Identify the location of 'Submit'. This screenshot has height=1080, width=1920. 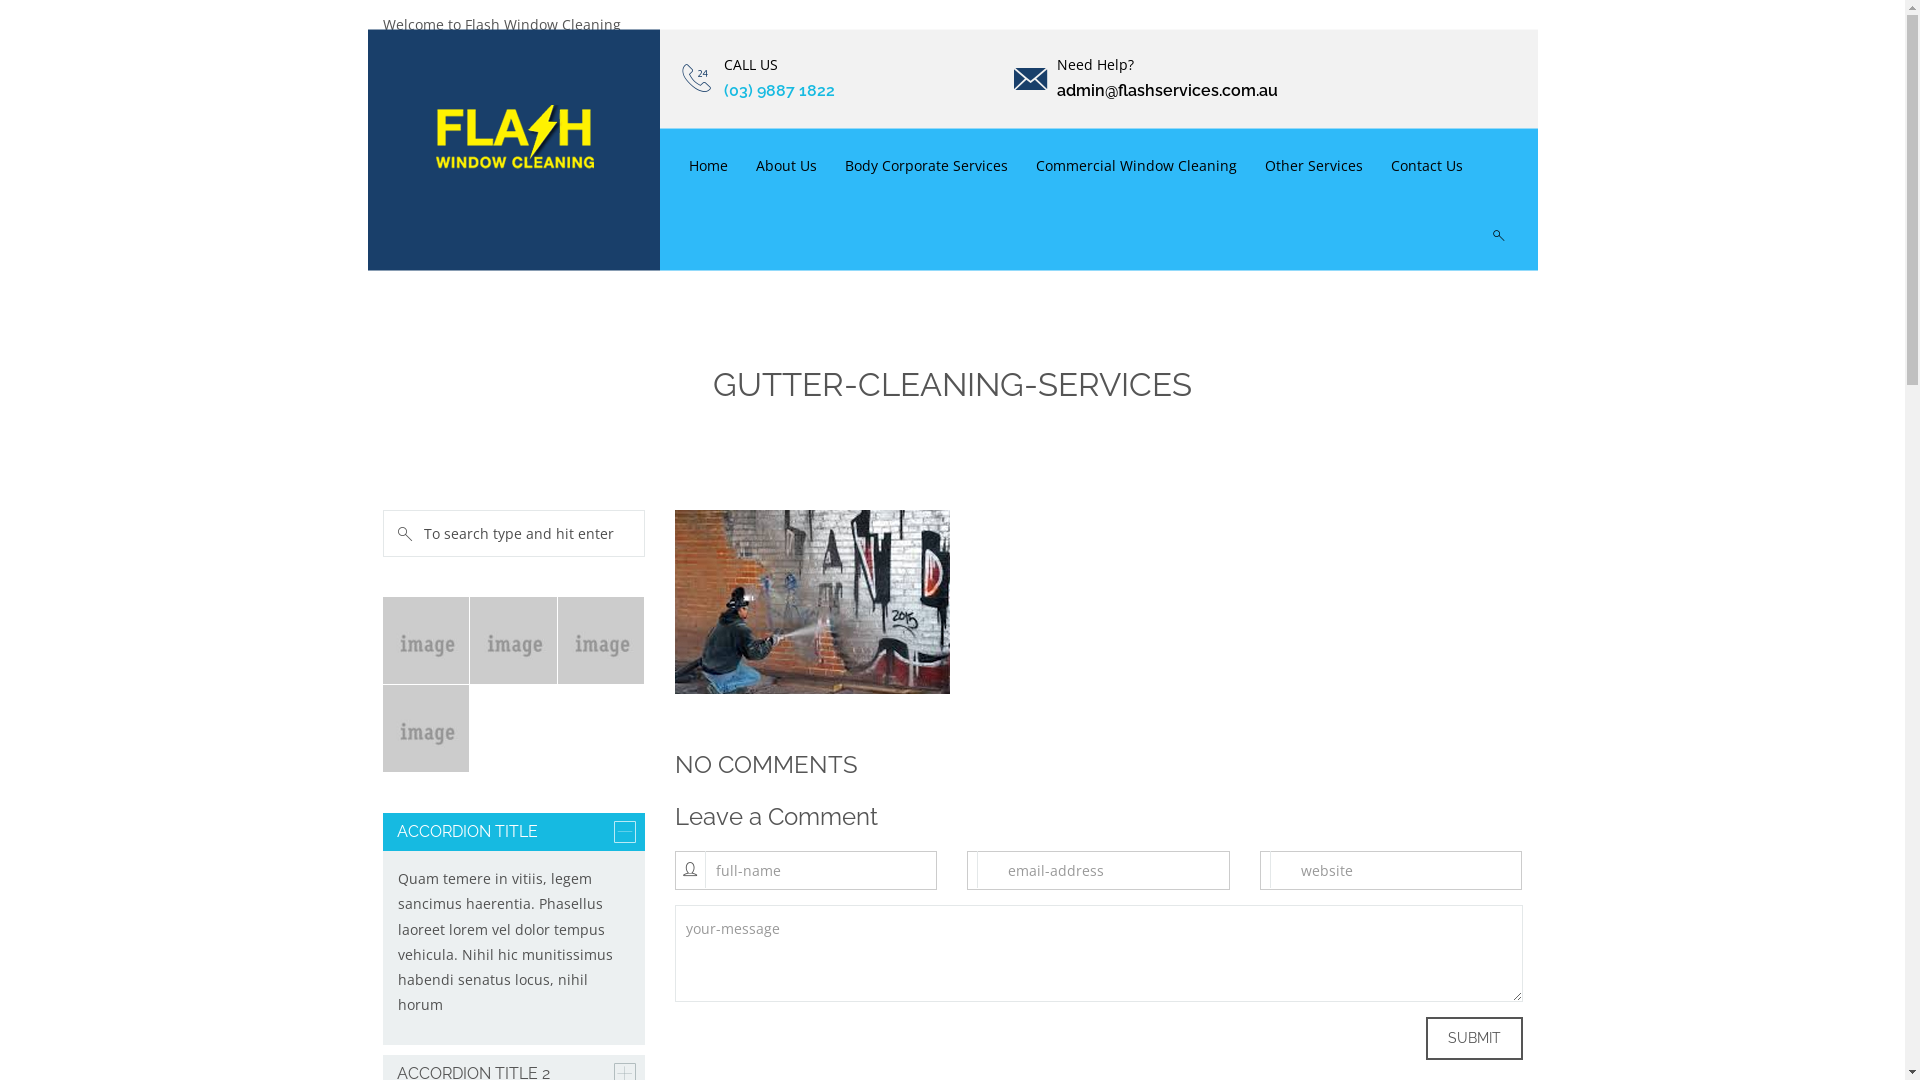
(1474, 1037).